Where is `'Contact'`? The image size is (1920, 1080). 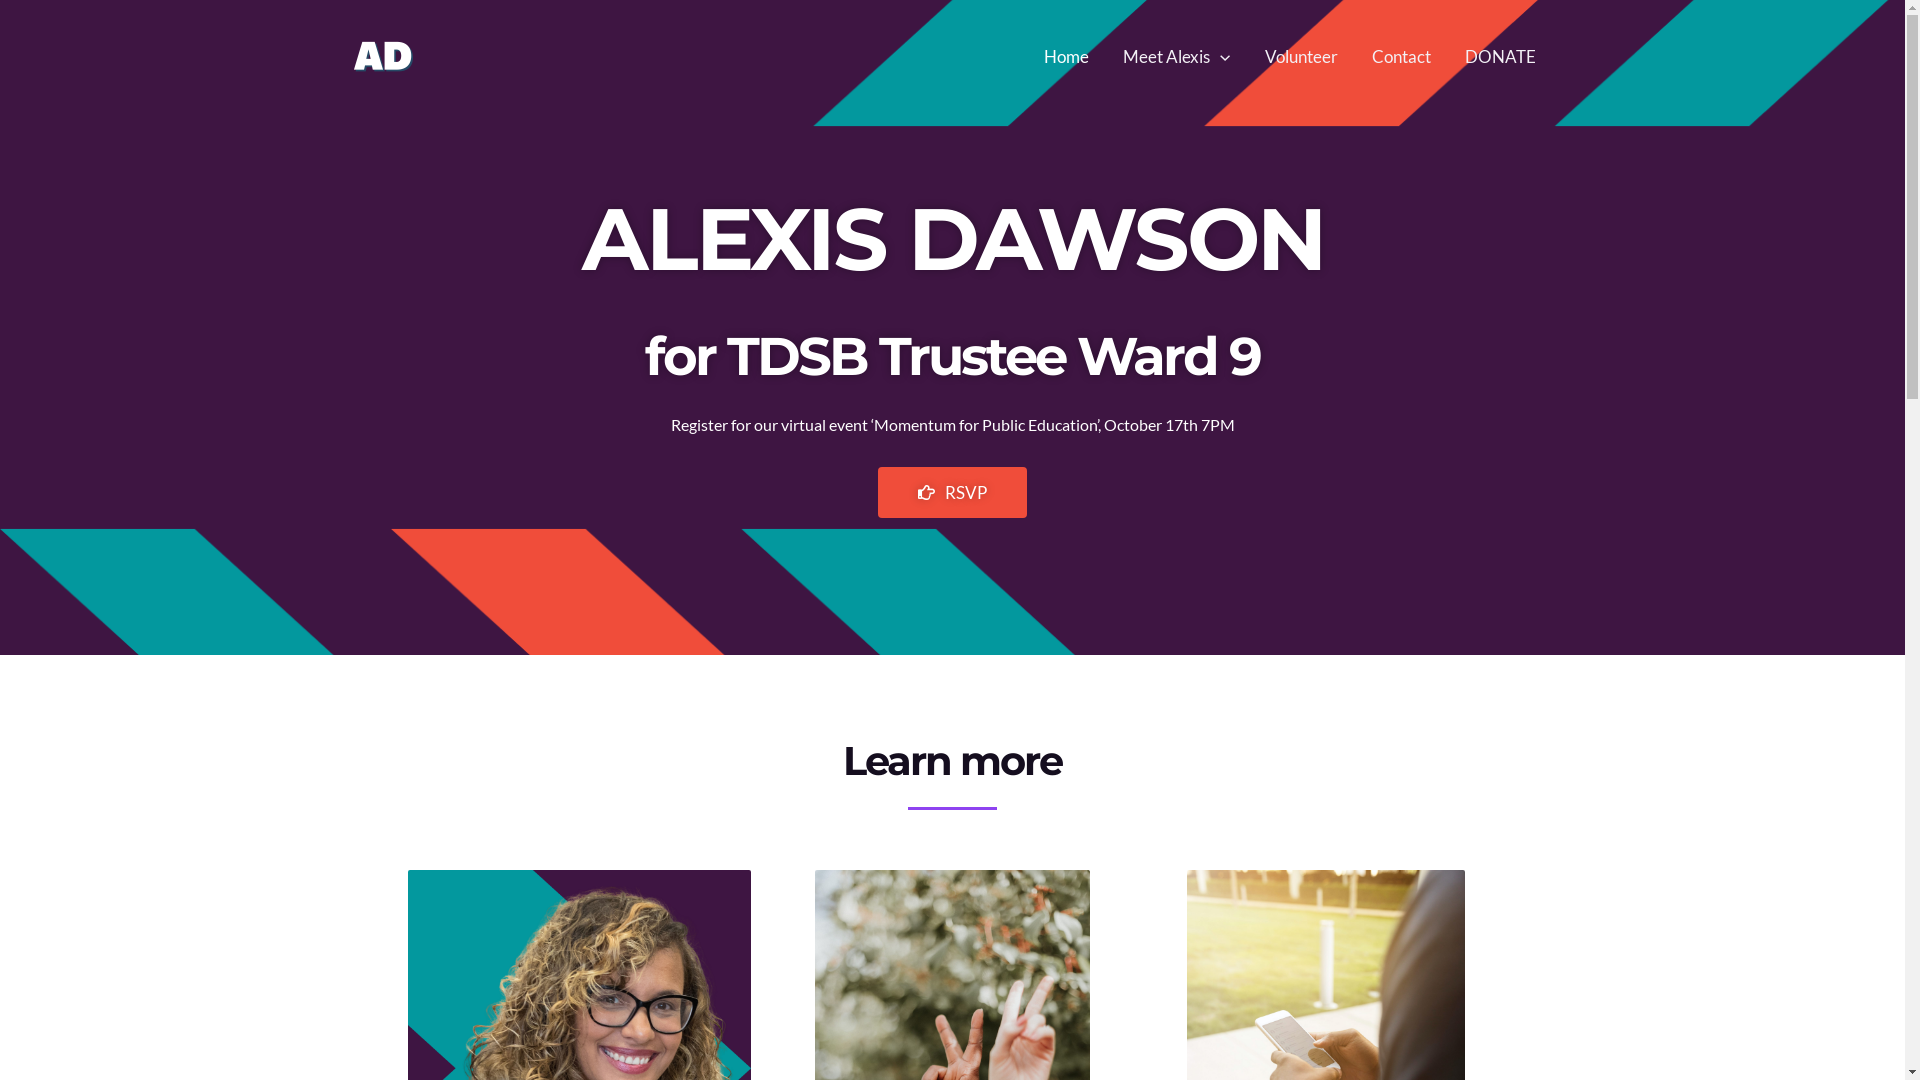 'Contact' is located at coordinates (1399, 56).